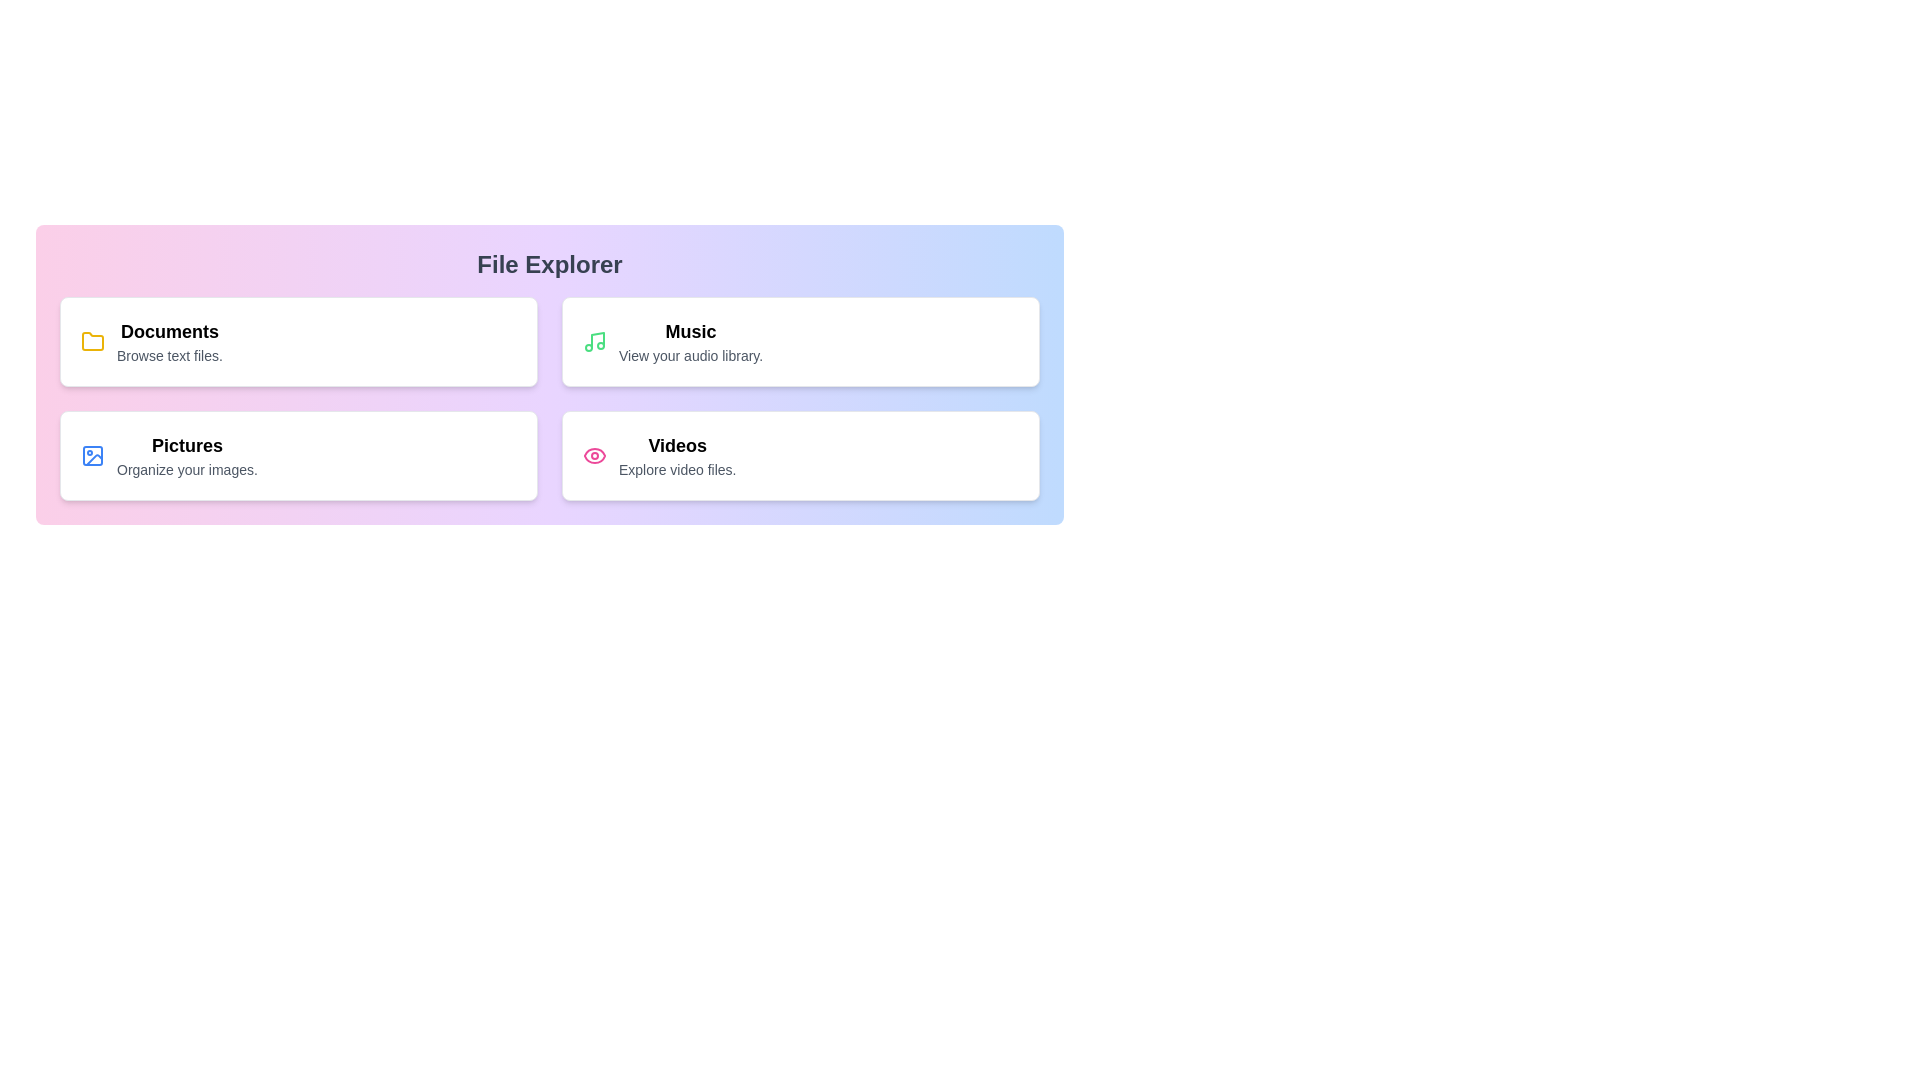 The image size is (1920, 1080). I want to click on the menu item Documents to access its content, so click(297, 341).